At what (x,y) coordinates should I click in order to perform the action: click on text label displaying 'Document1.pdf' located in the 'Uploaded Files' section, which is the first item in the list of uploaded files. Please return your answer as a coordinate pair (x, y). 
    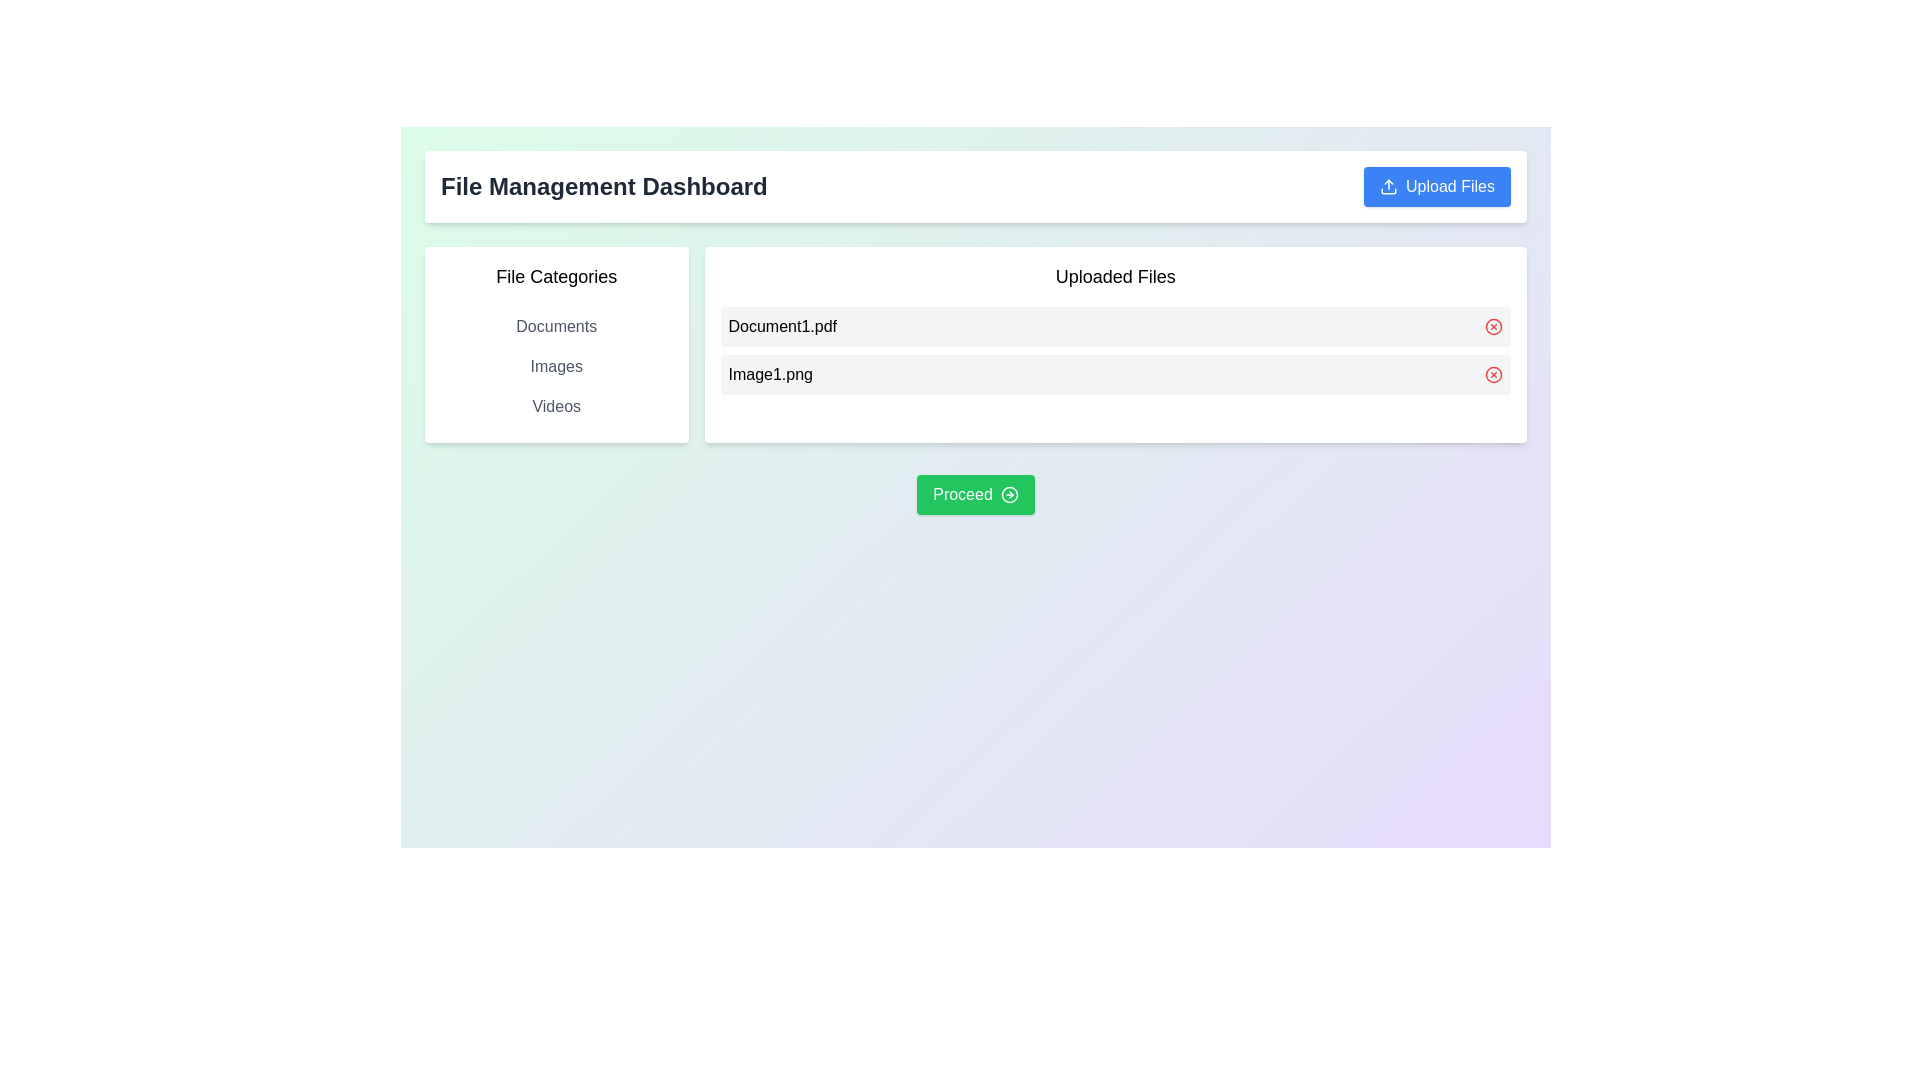
    Looking at the image, I should click on (781, 326).